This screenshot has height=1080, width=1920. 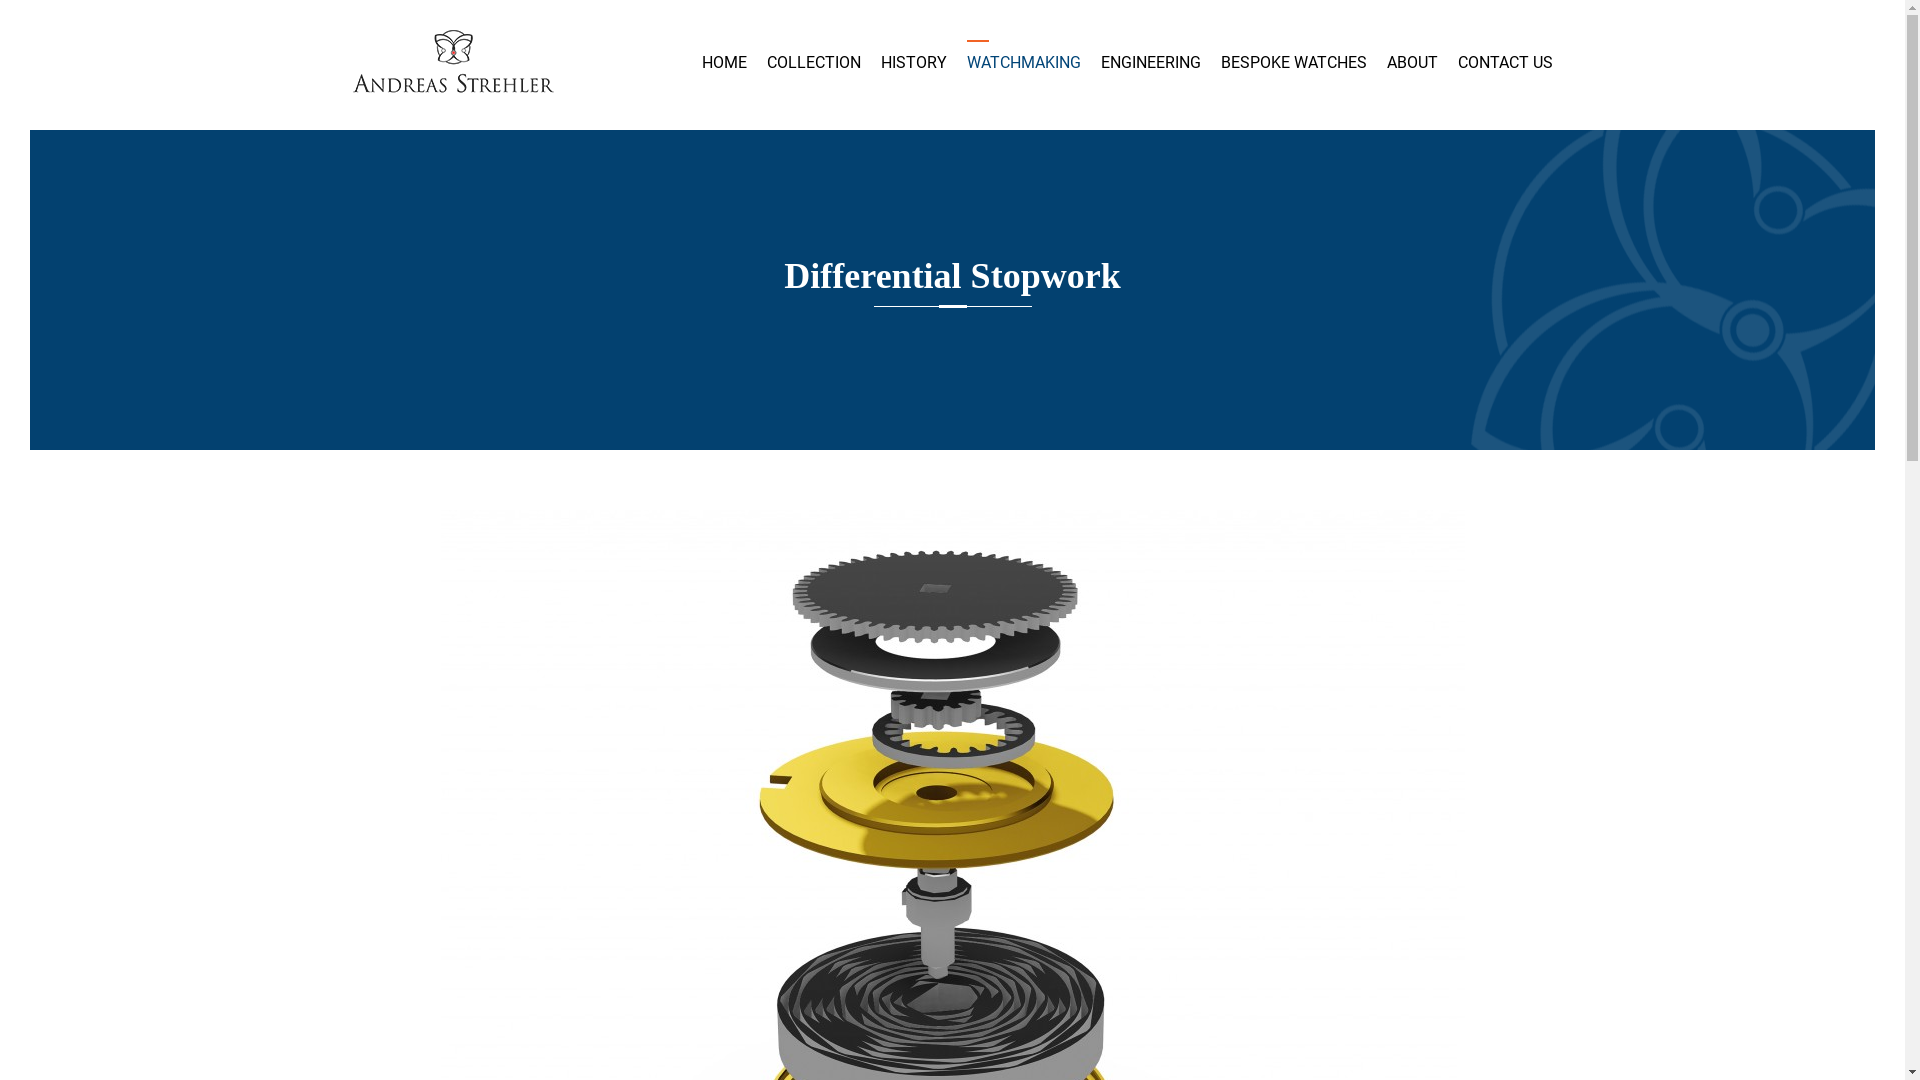 What do you see at coordinates (911, 61) in the screenshot?
I see `'HISTORY'` at bounding box center [911, 61].